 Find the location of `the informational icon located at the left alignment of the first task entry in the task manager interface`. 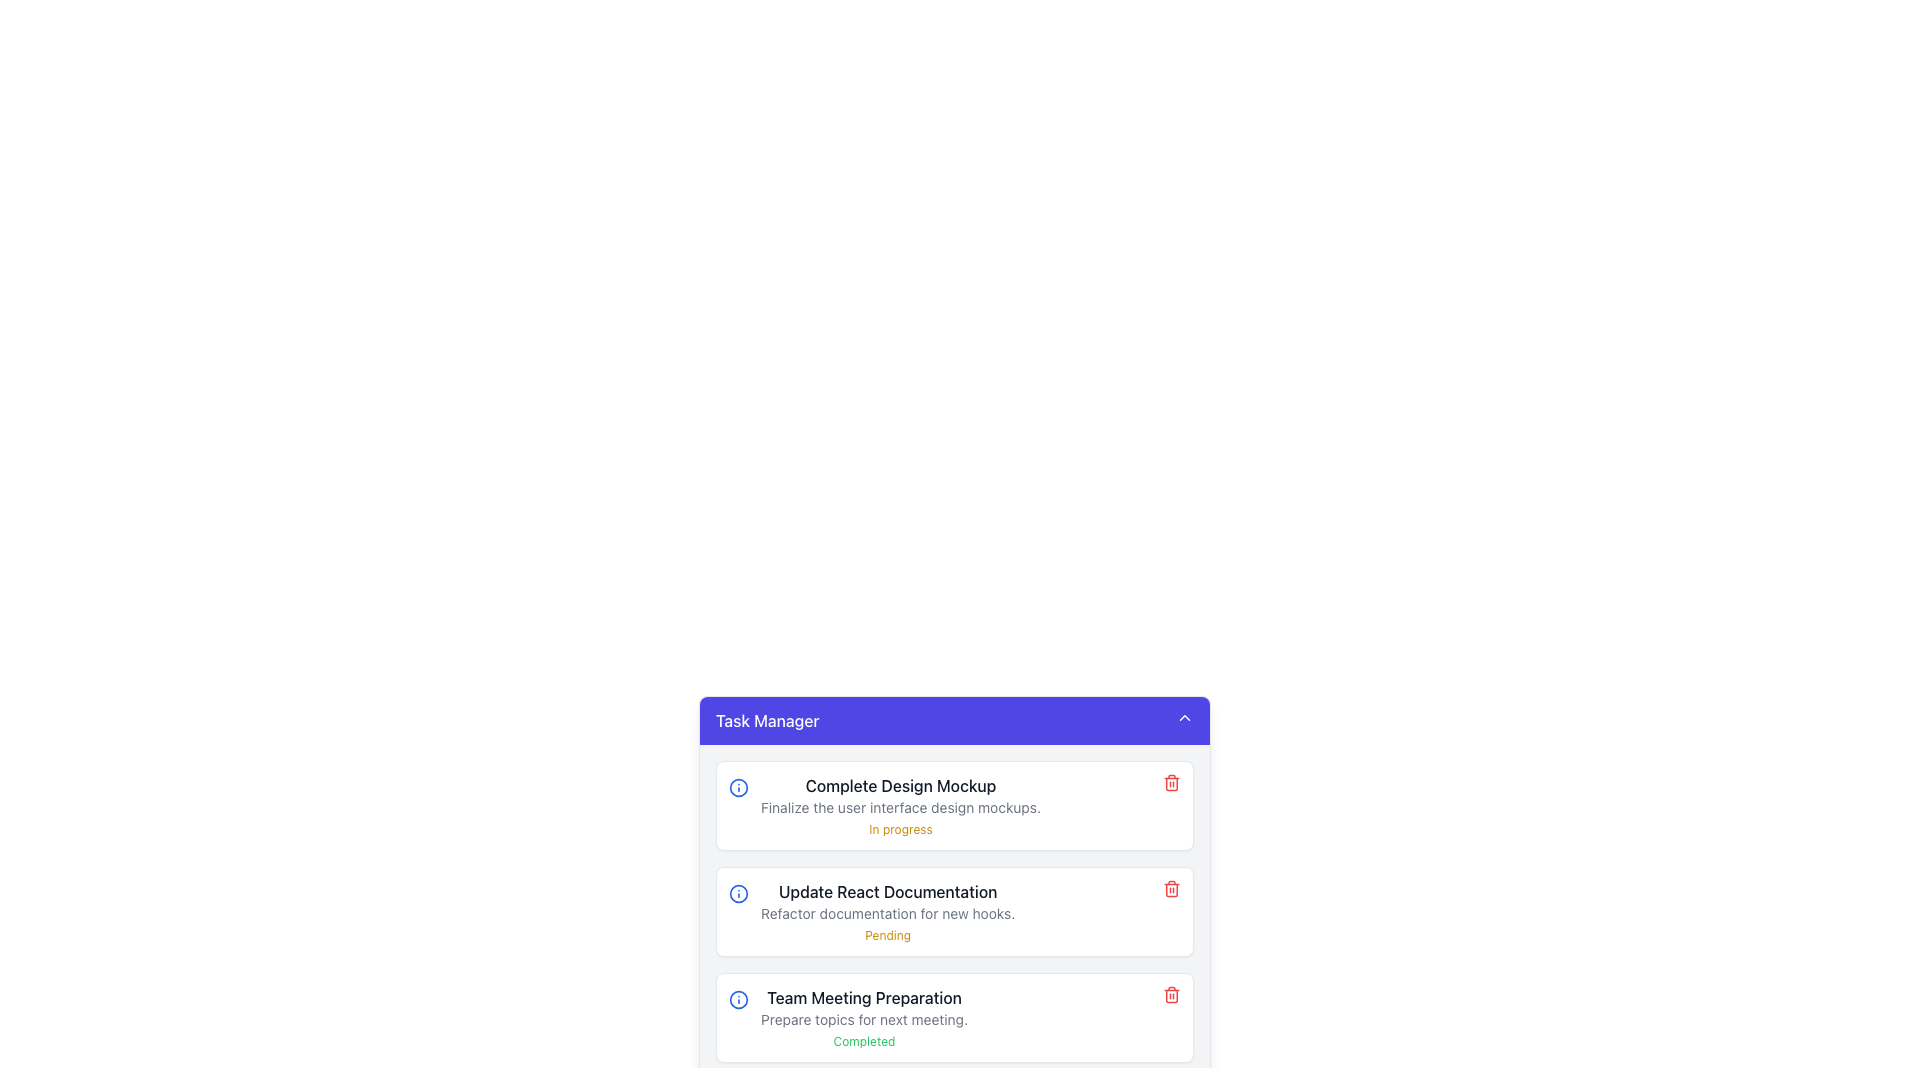

the informational icon located at the left alignment of the first task entry in the task manager interface is located at coordinates (738, 786).